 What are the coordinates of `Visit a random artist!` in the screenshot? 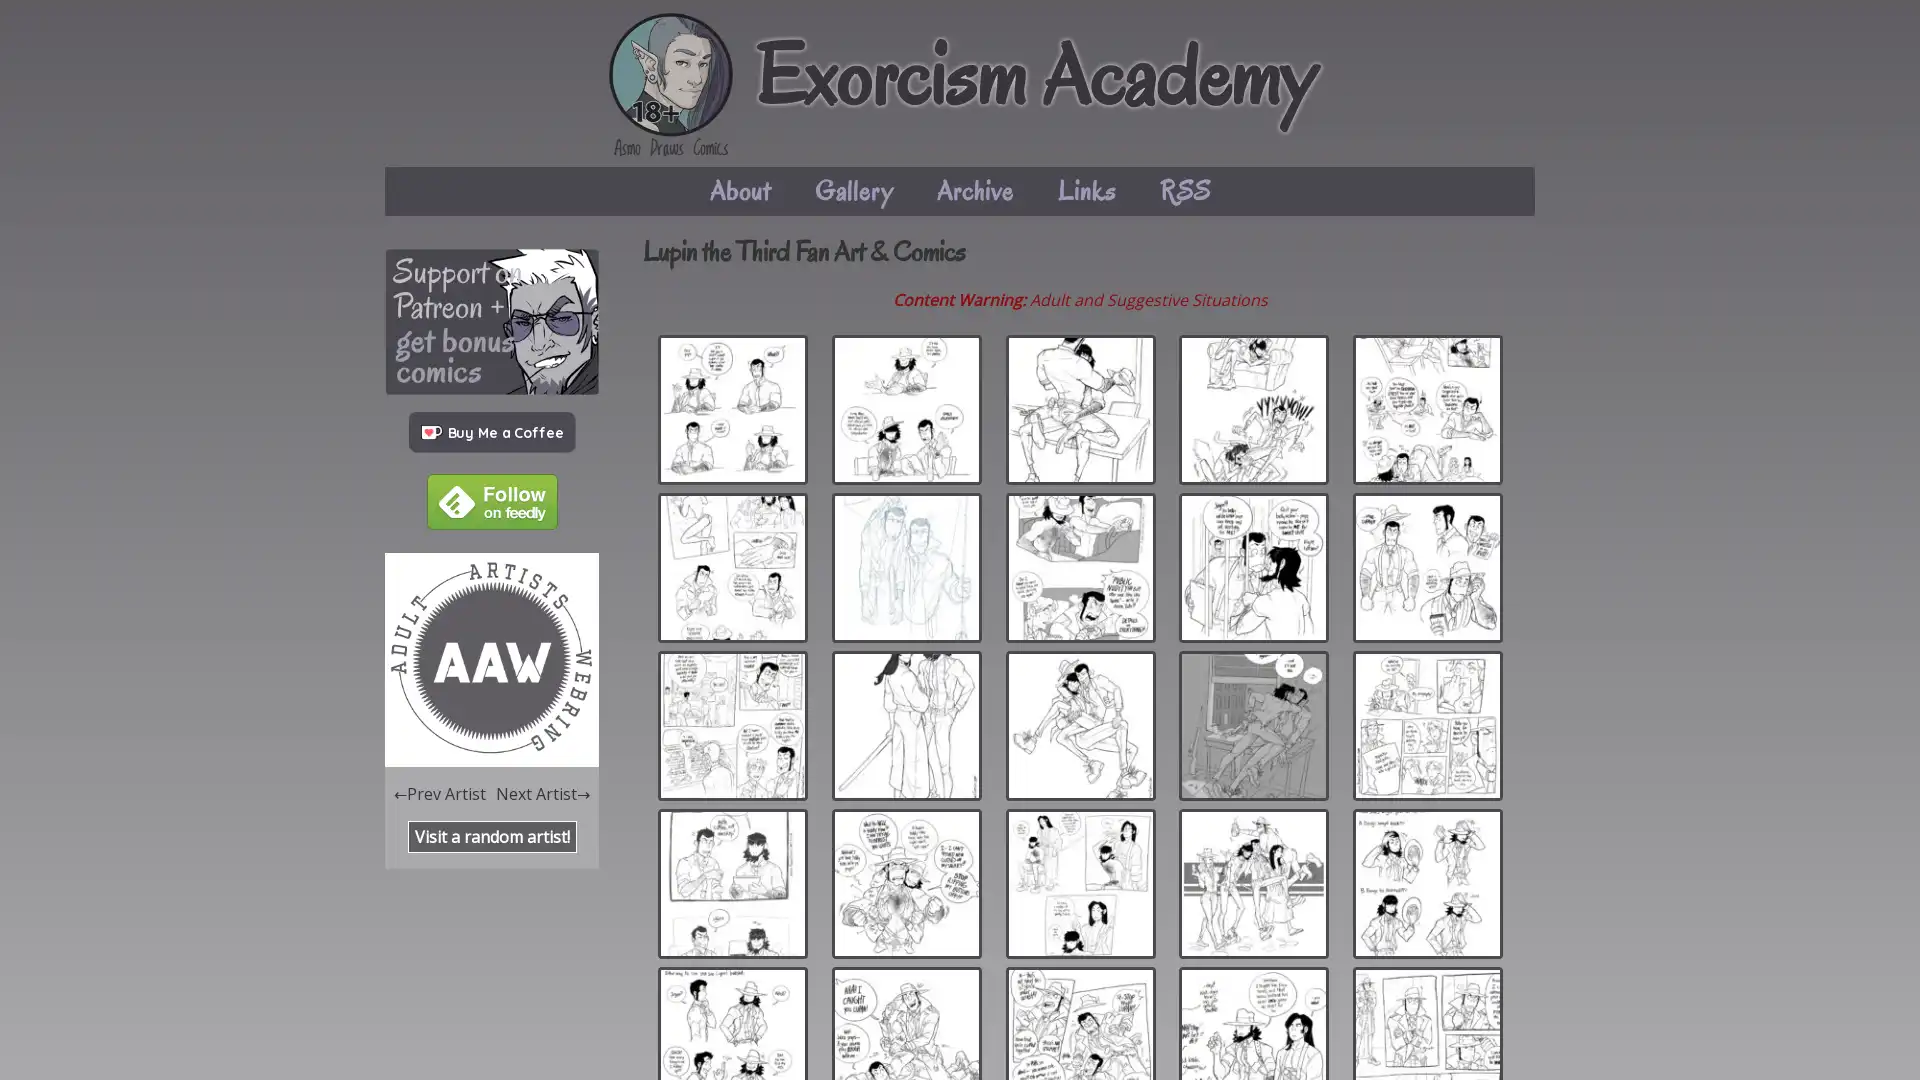 It's located at (491, 836).